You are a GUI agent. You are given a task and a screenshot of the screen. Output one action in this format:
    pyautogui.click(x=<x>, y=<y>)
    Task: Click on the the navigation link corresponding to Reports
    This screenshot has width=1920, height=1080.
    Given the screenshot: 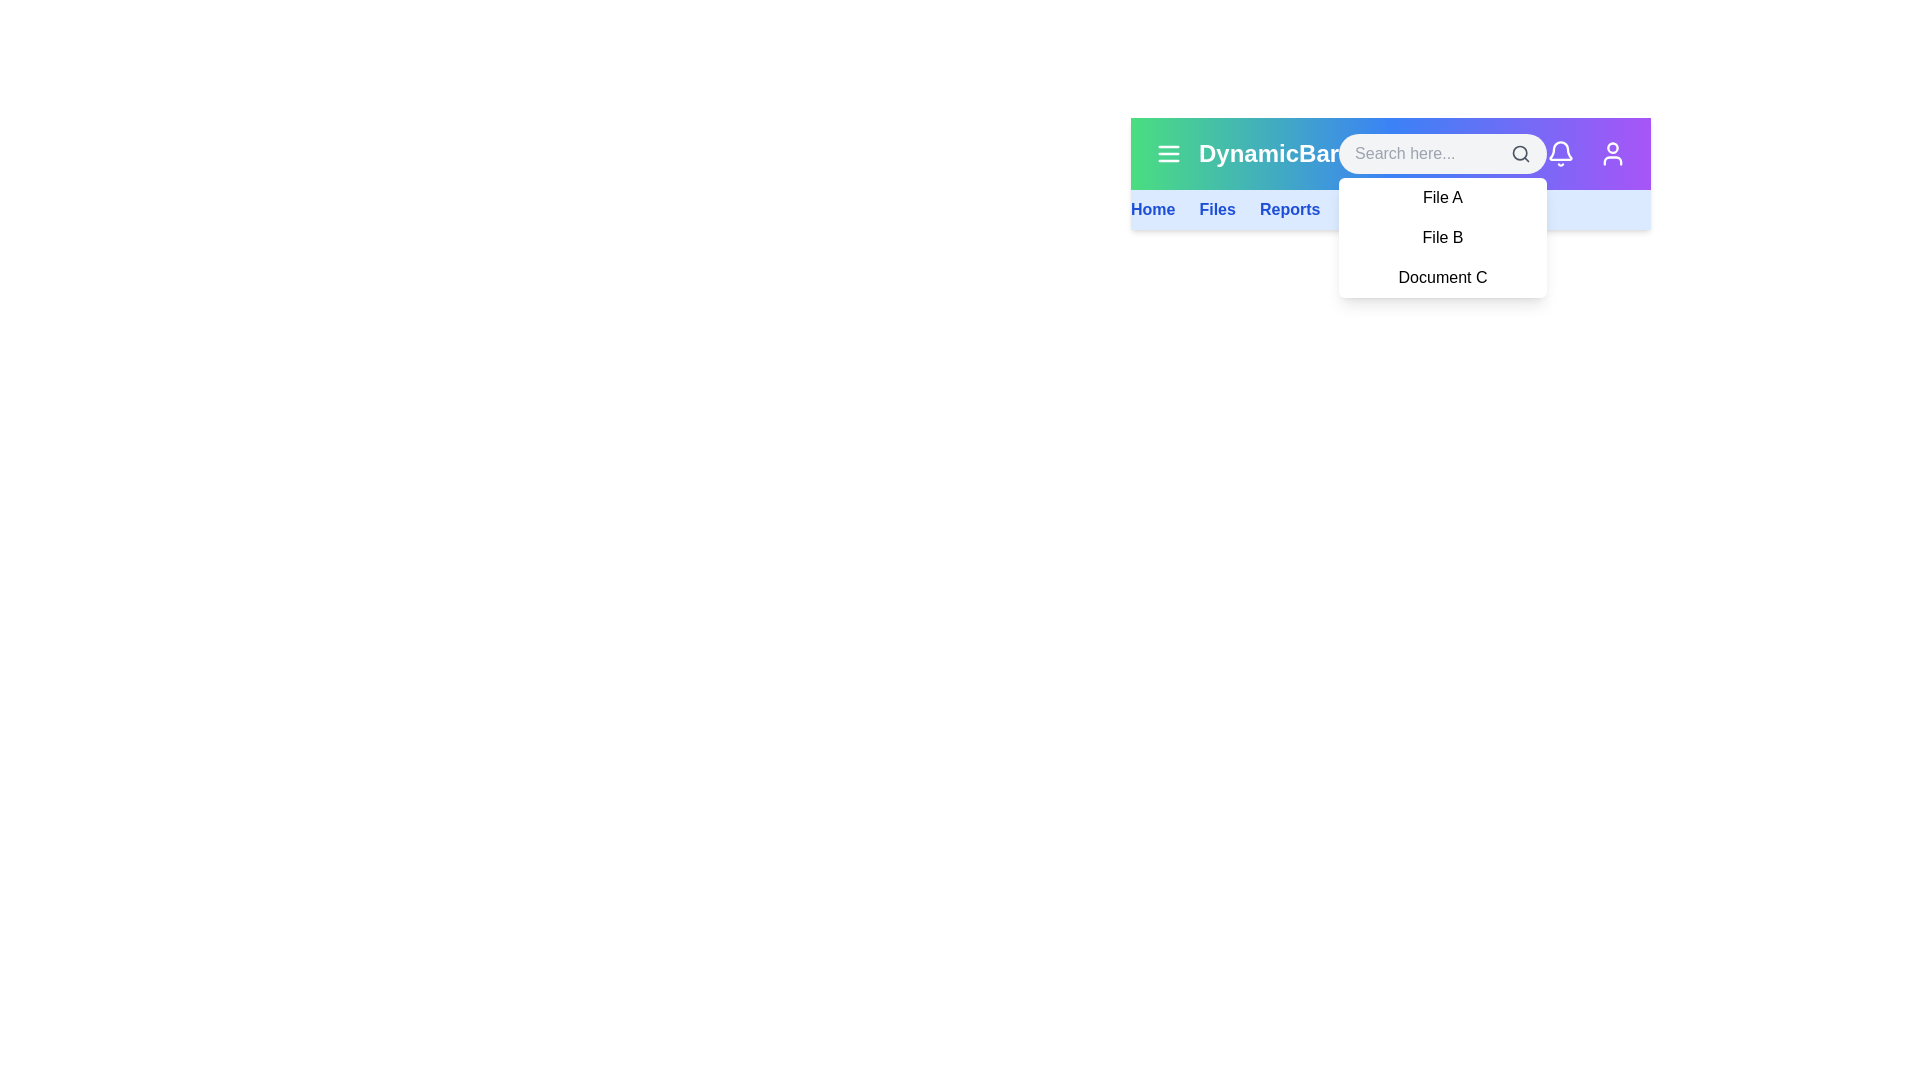 What is the action you would take?
    pyautogui.click(x=1290, y=209)
    